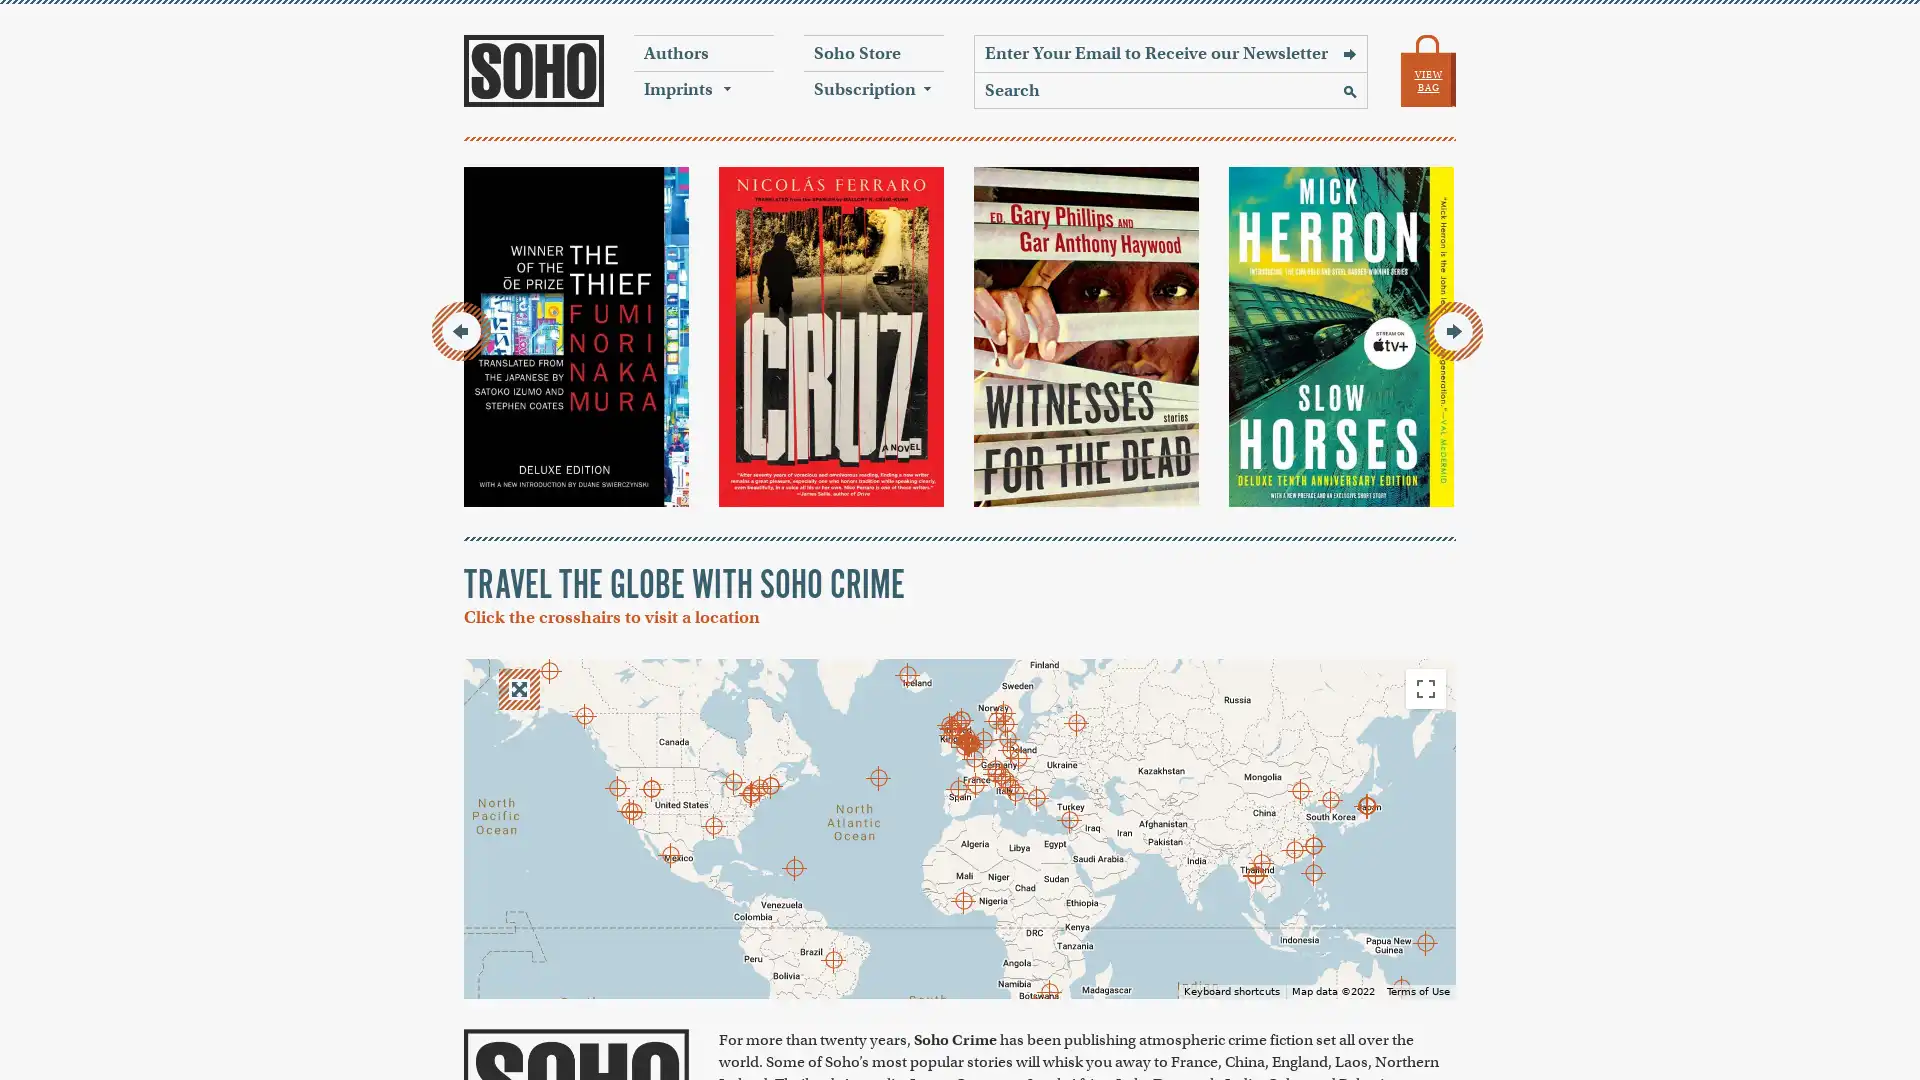 Image resolution: width=1920 pixels, height=1080 pixels. What do you see at coordinates (1424, 686) in the screenshot?
I see `Toggle fullscreen view` at bounding box center [1424, 686].